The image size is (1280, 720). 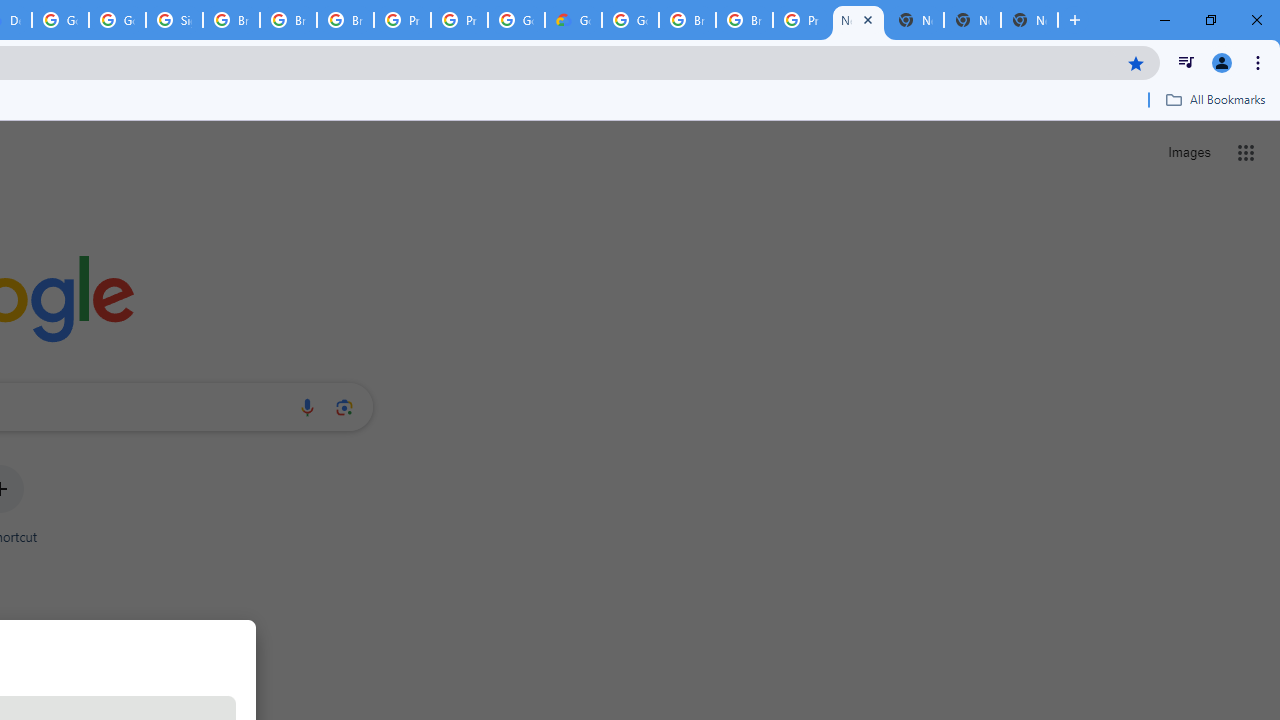 I want to click on 'Sign in - Google Accounts', so click(x=174, y=20).